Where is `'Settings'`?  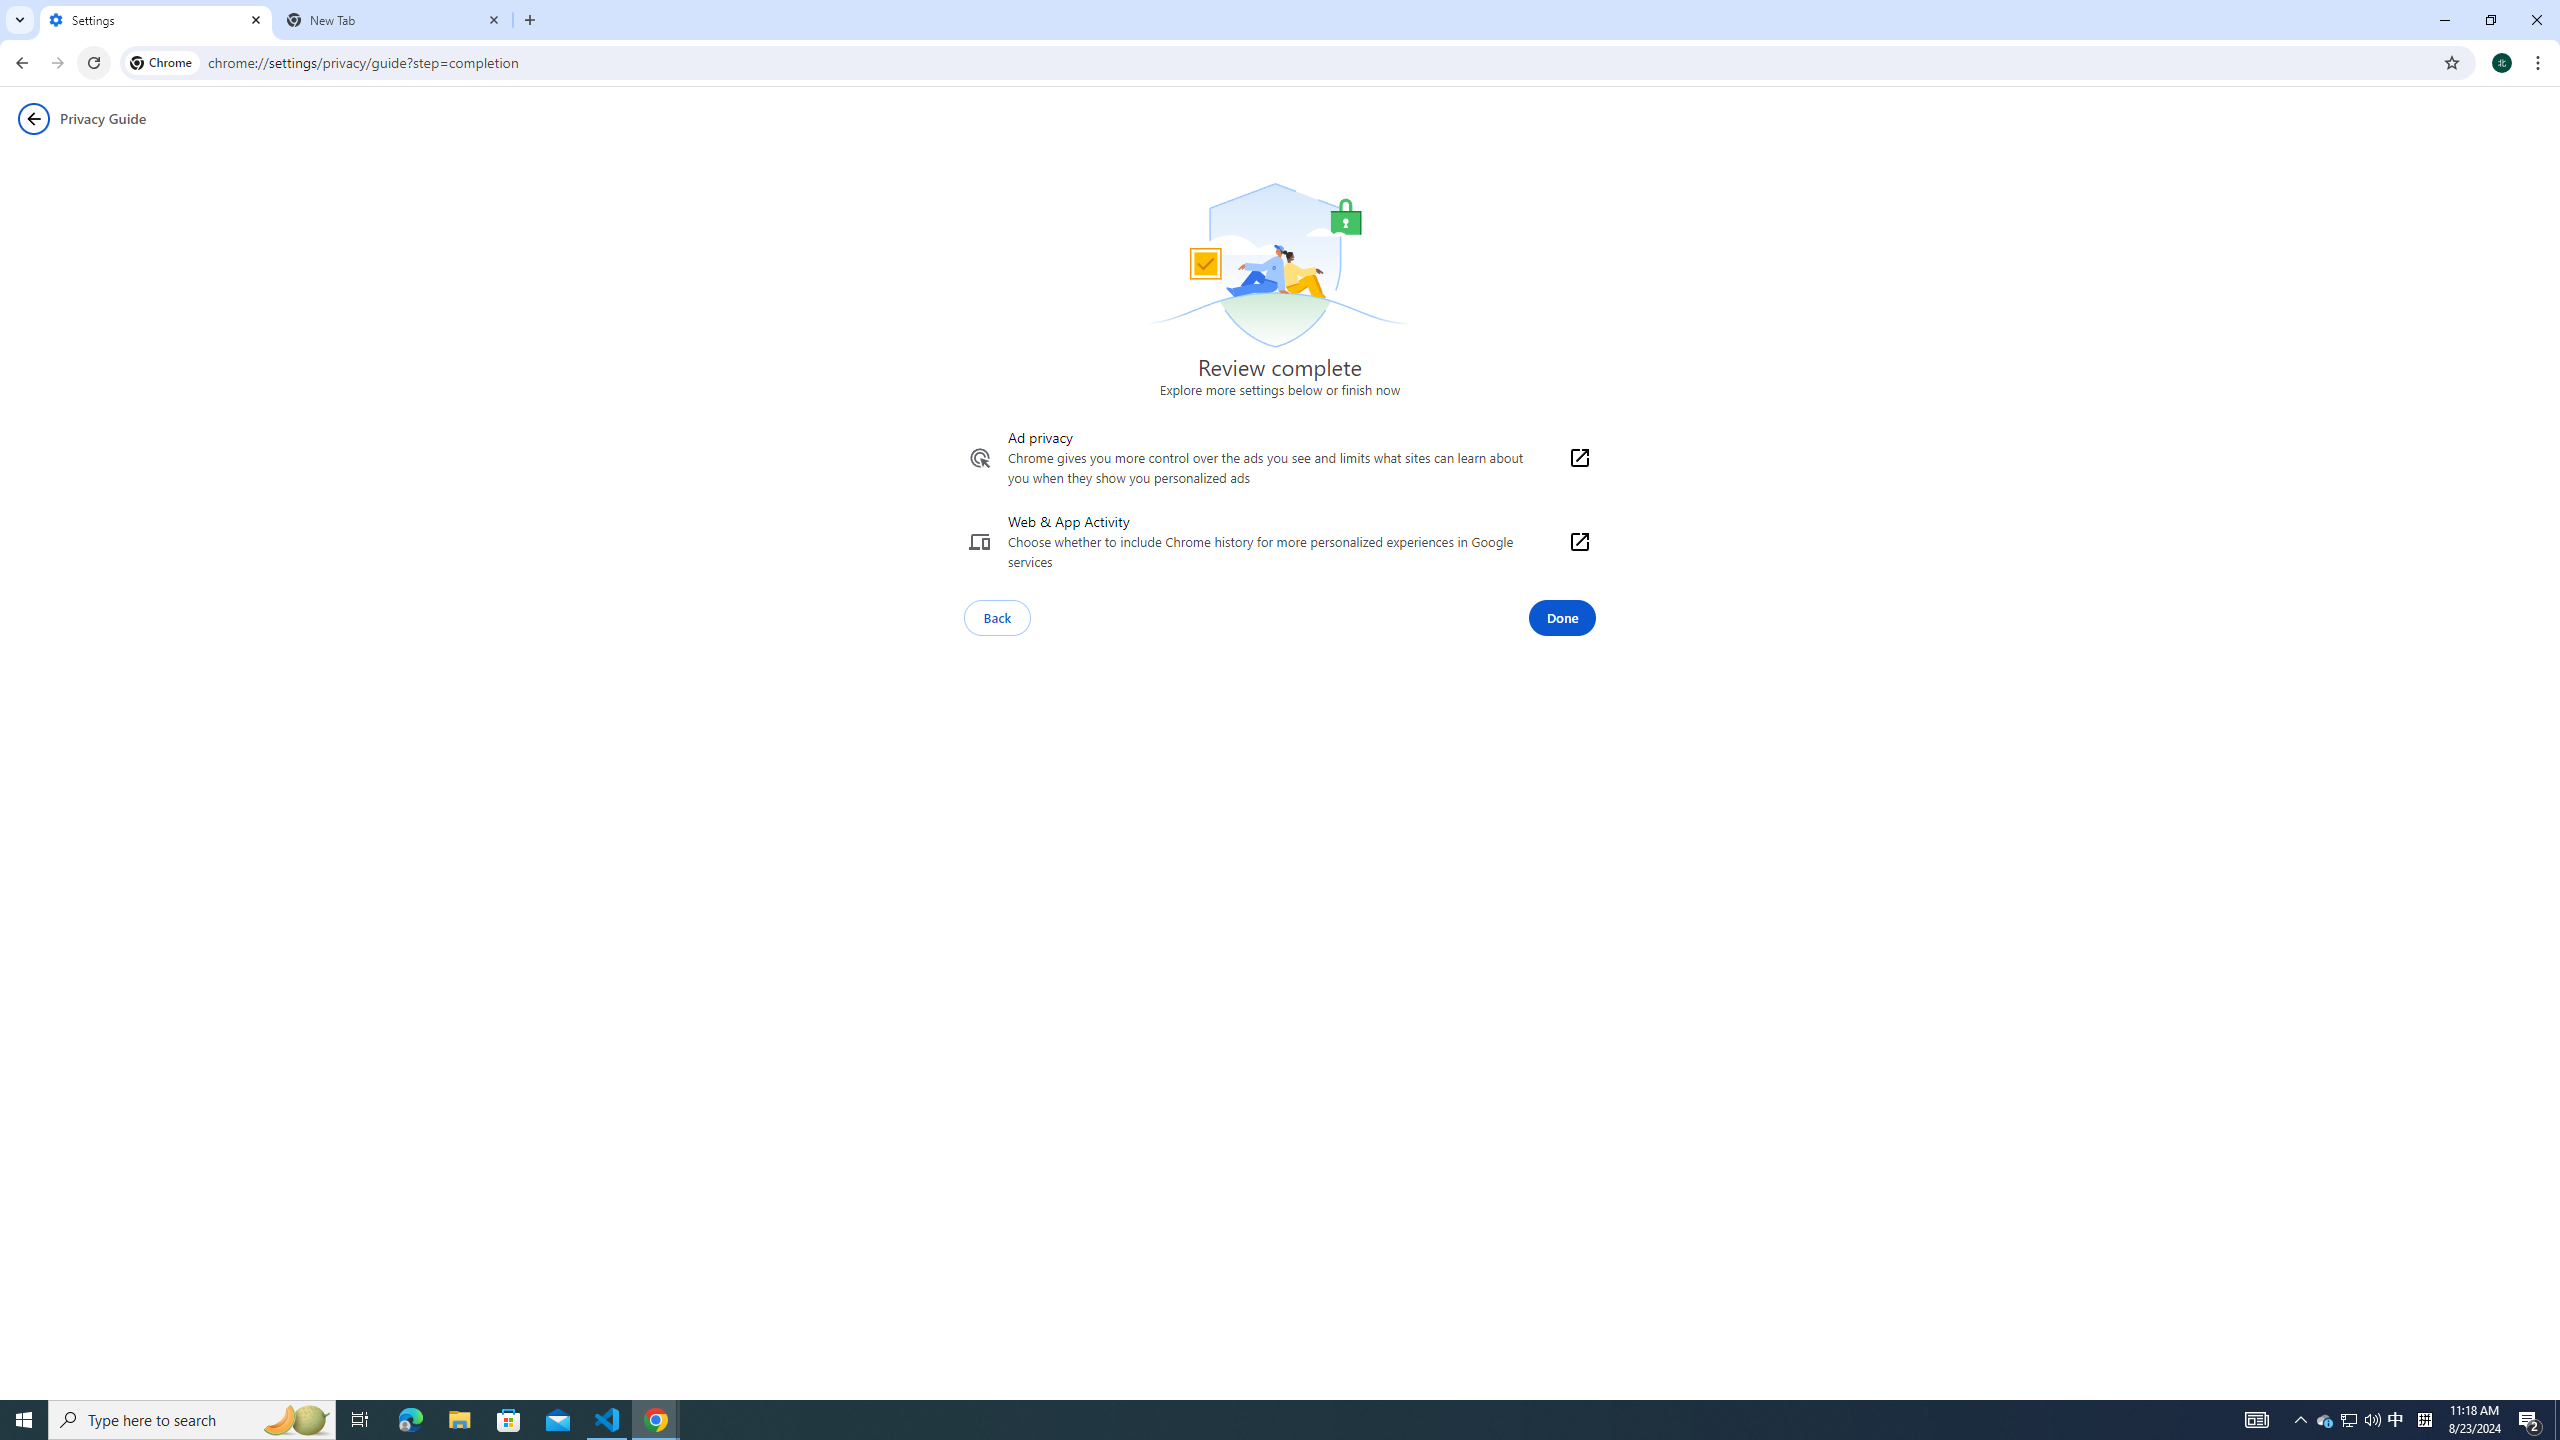
'Settings' is located at coordinates (155, 19).